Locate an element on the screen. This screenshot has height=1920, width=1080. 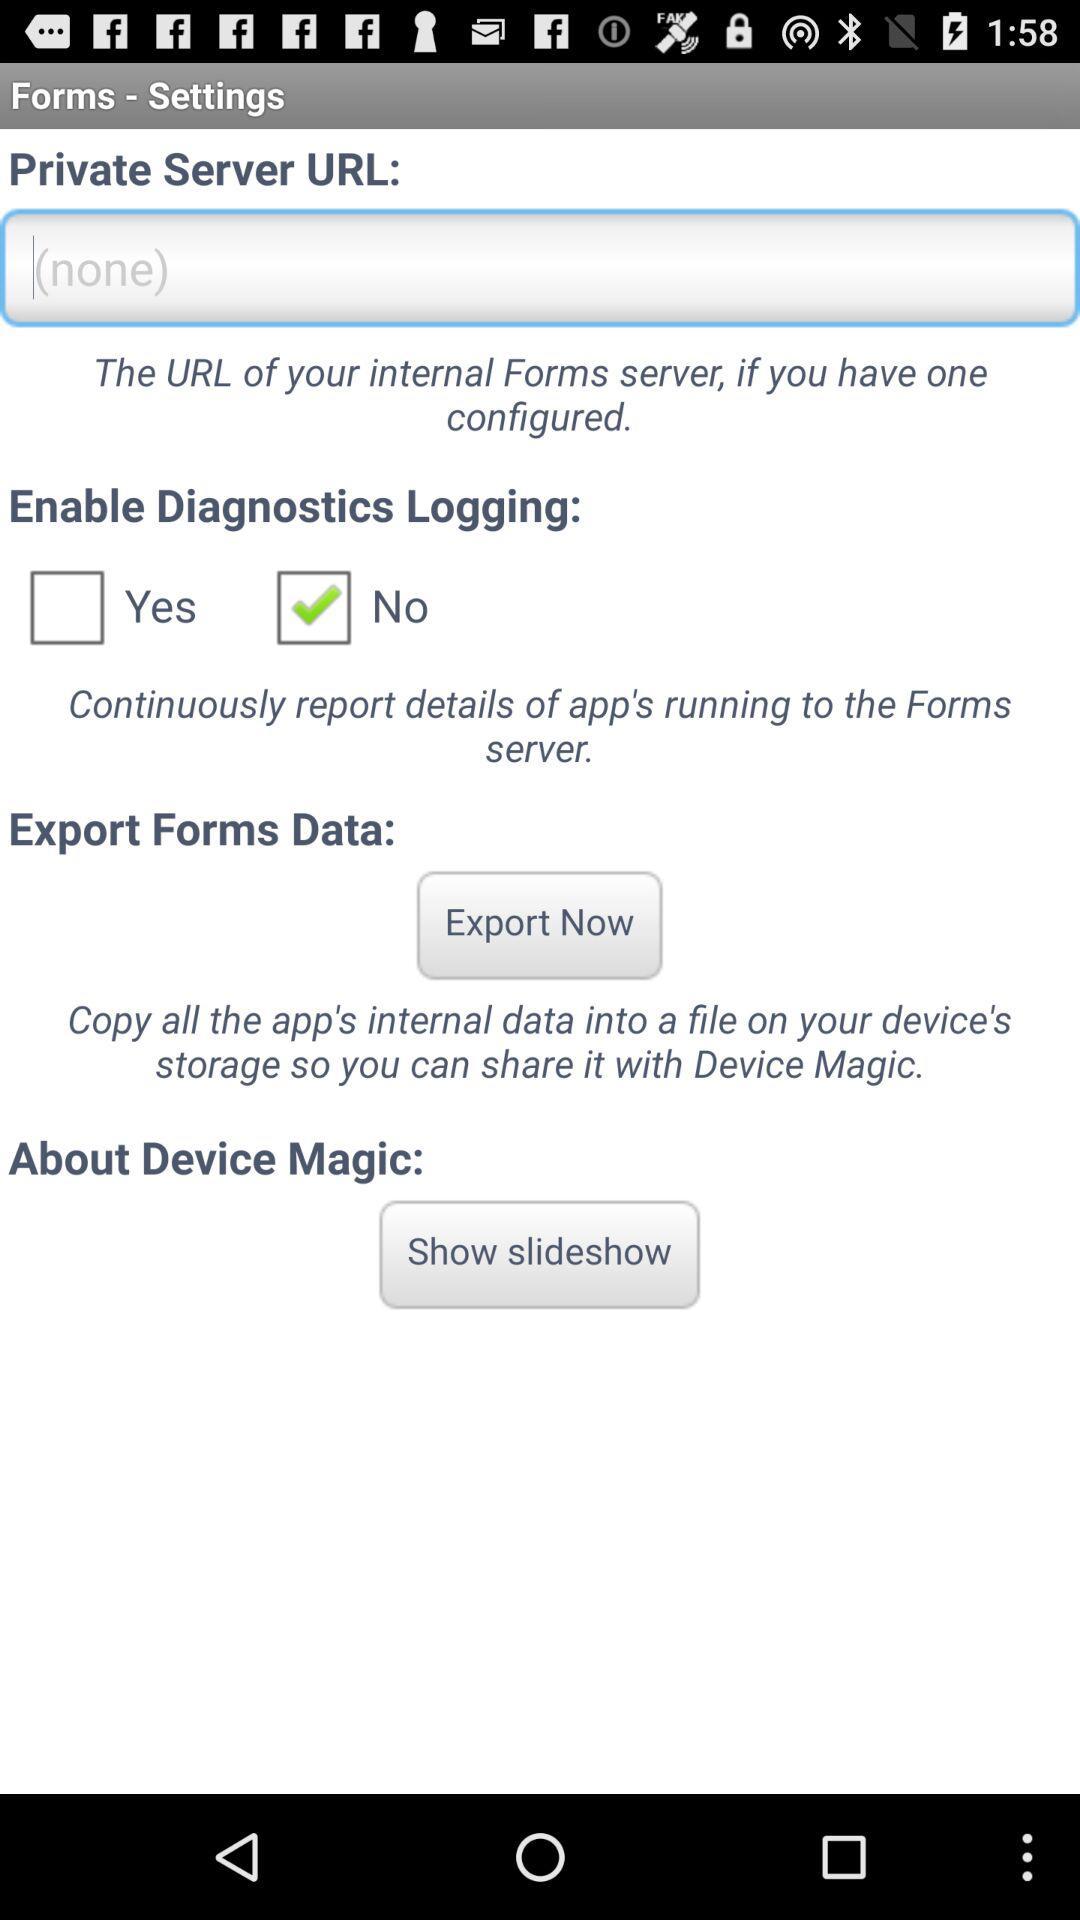
the item below about device magic: app is located at coordinates (538, 1253).